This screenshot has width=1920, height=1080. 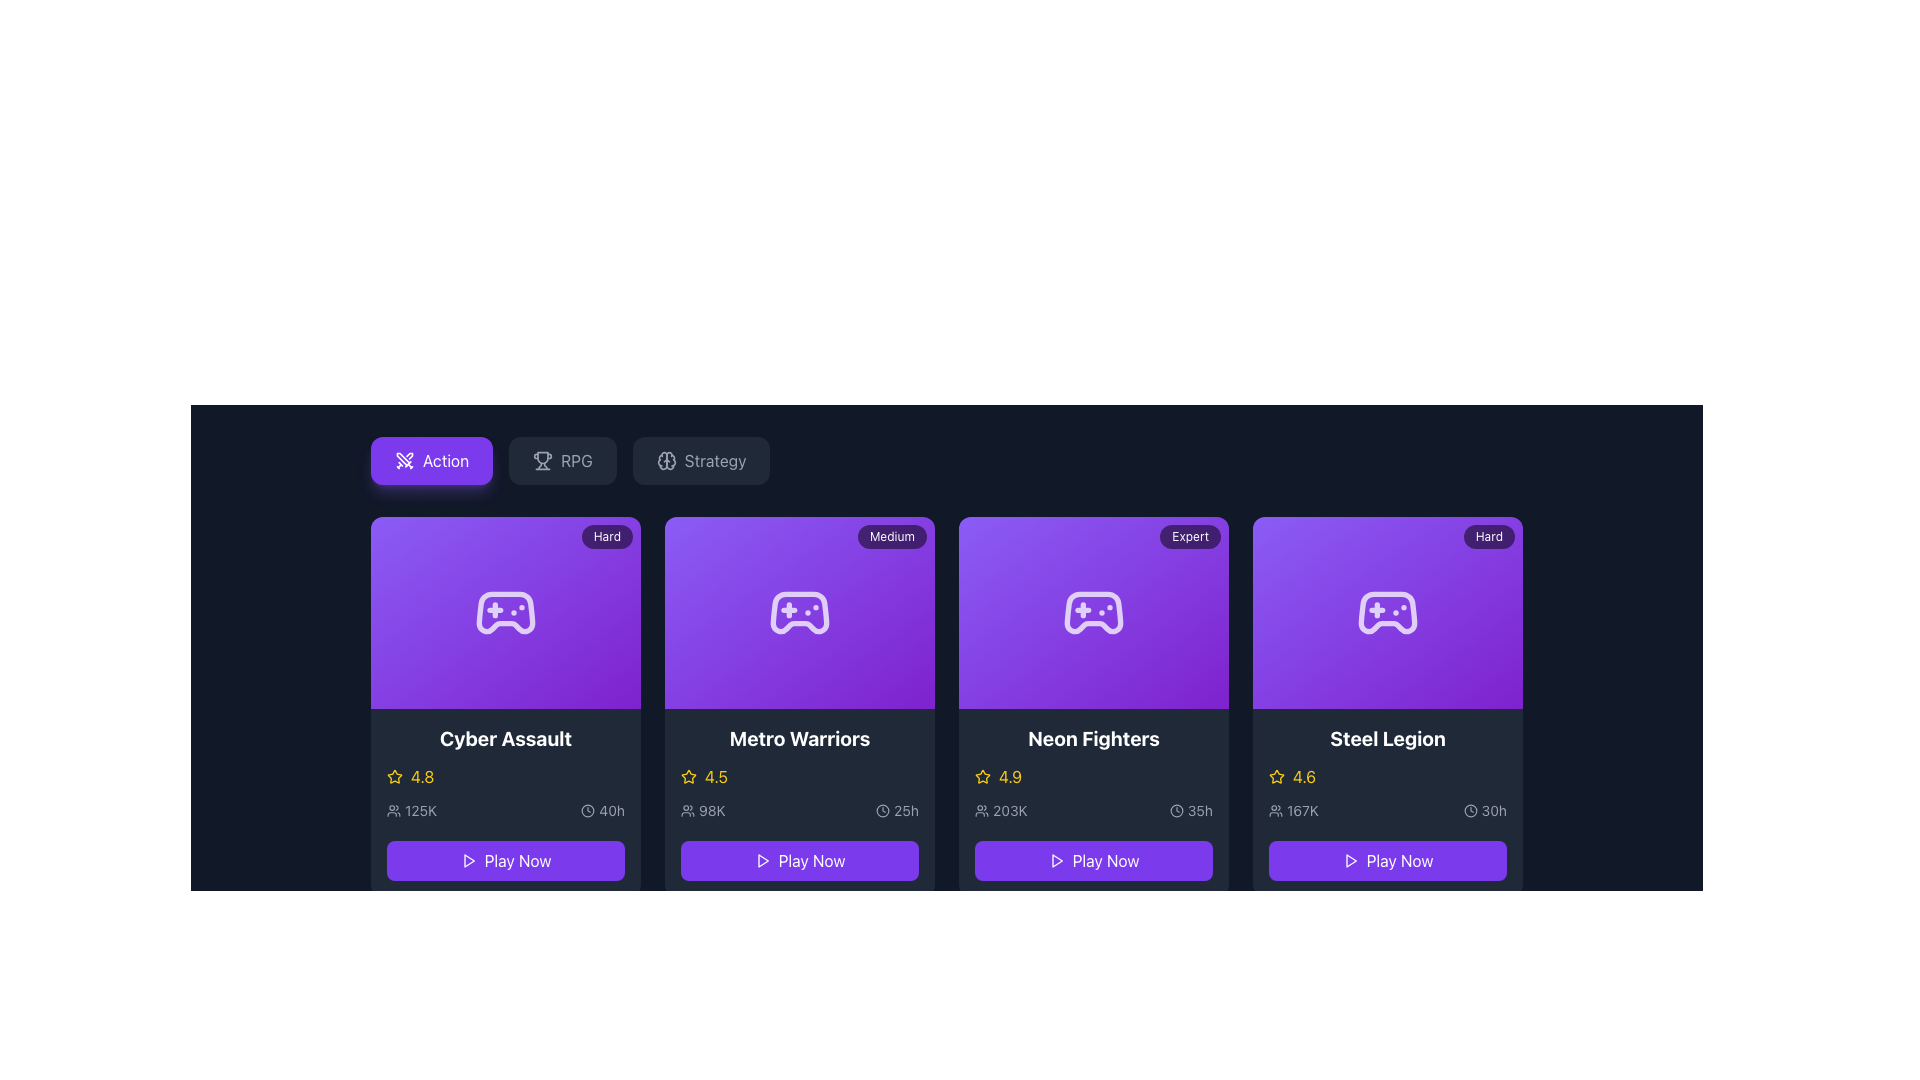 I want to click on the play icon of the 'Play Now' button for 'Metro Warriors', which indicates the playback functionality, so click(x=761, y=859).